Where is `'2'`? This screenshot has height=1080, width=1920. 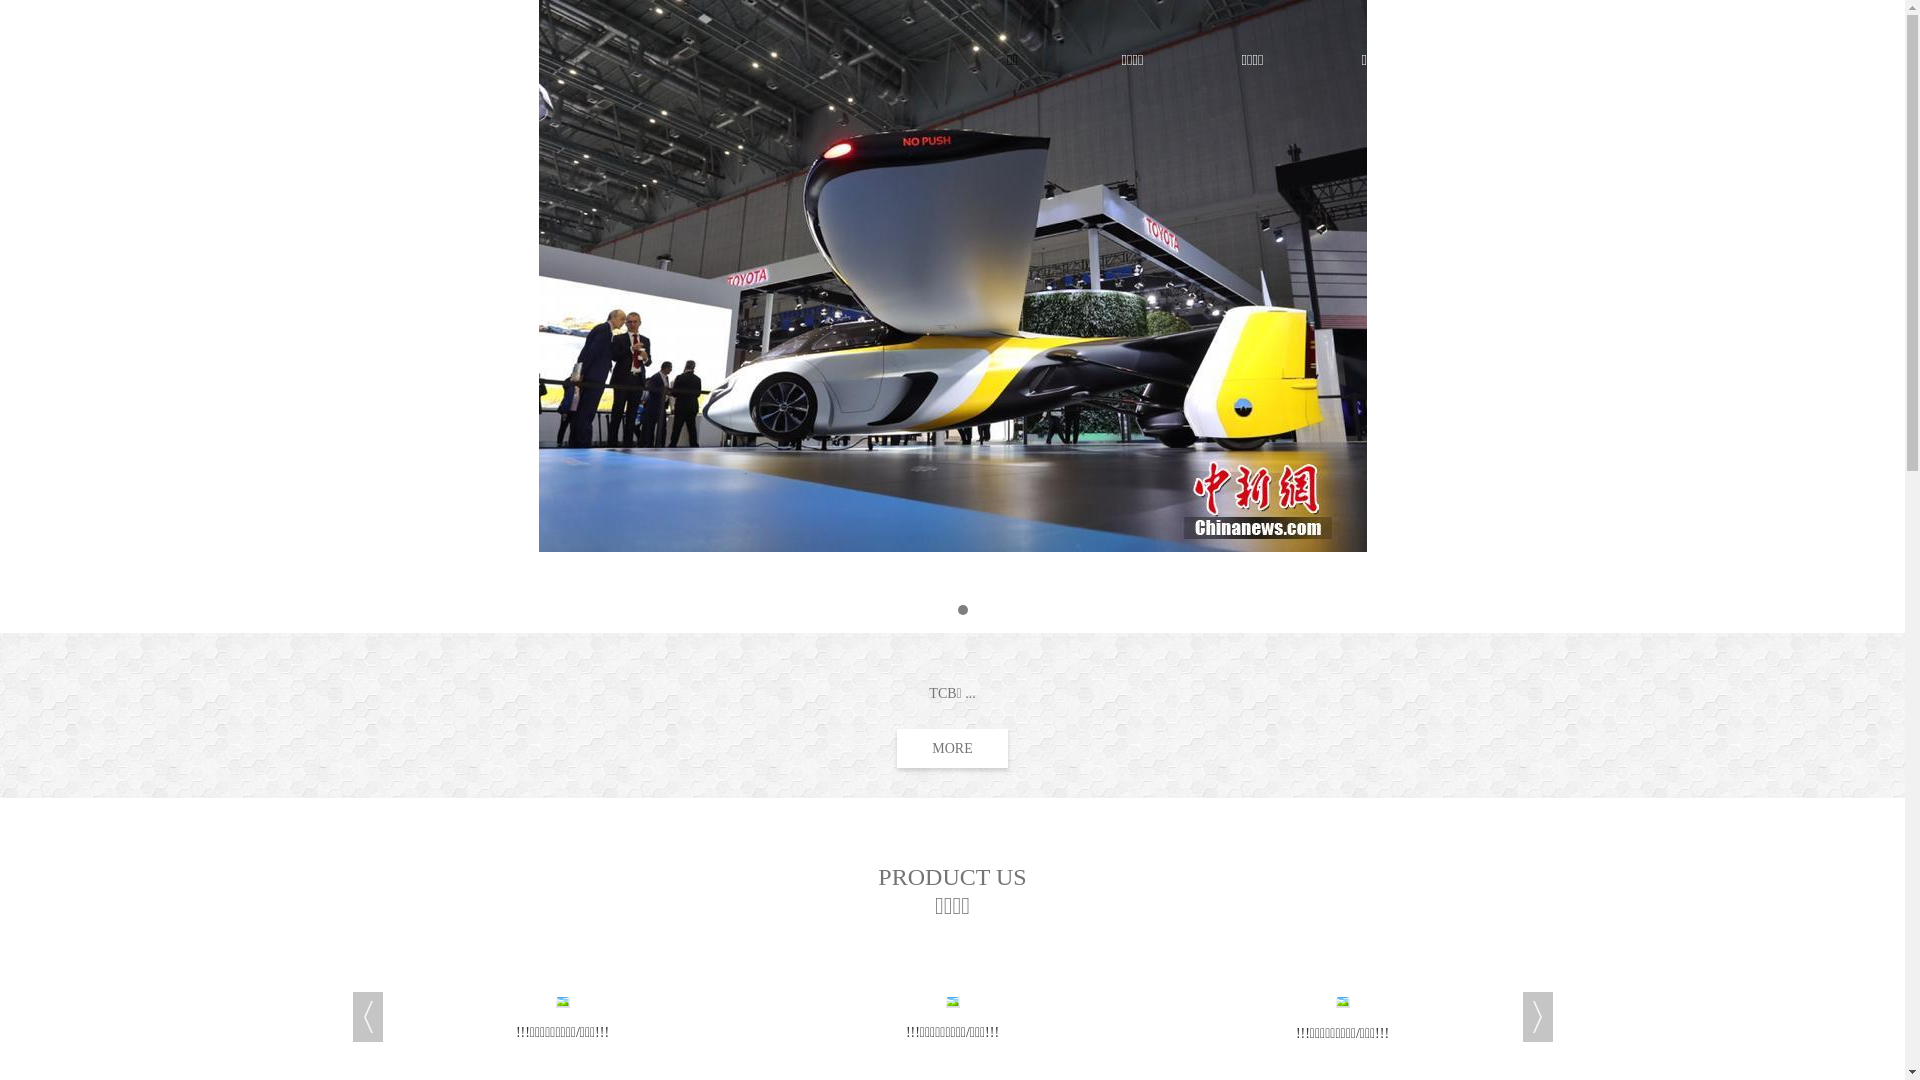 '2' is located at coordinates (963, 608).